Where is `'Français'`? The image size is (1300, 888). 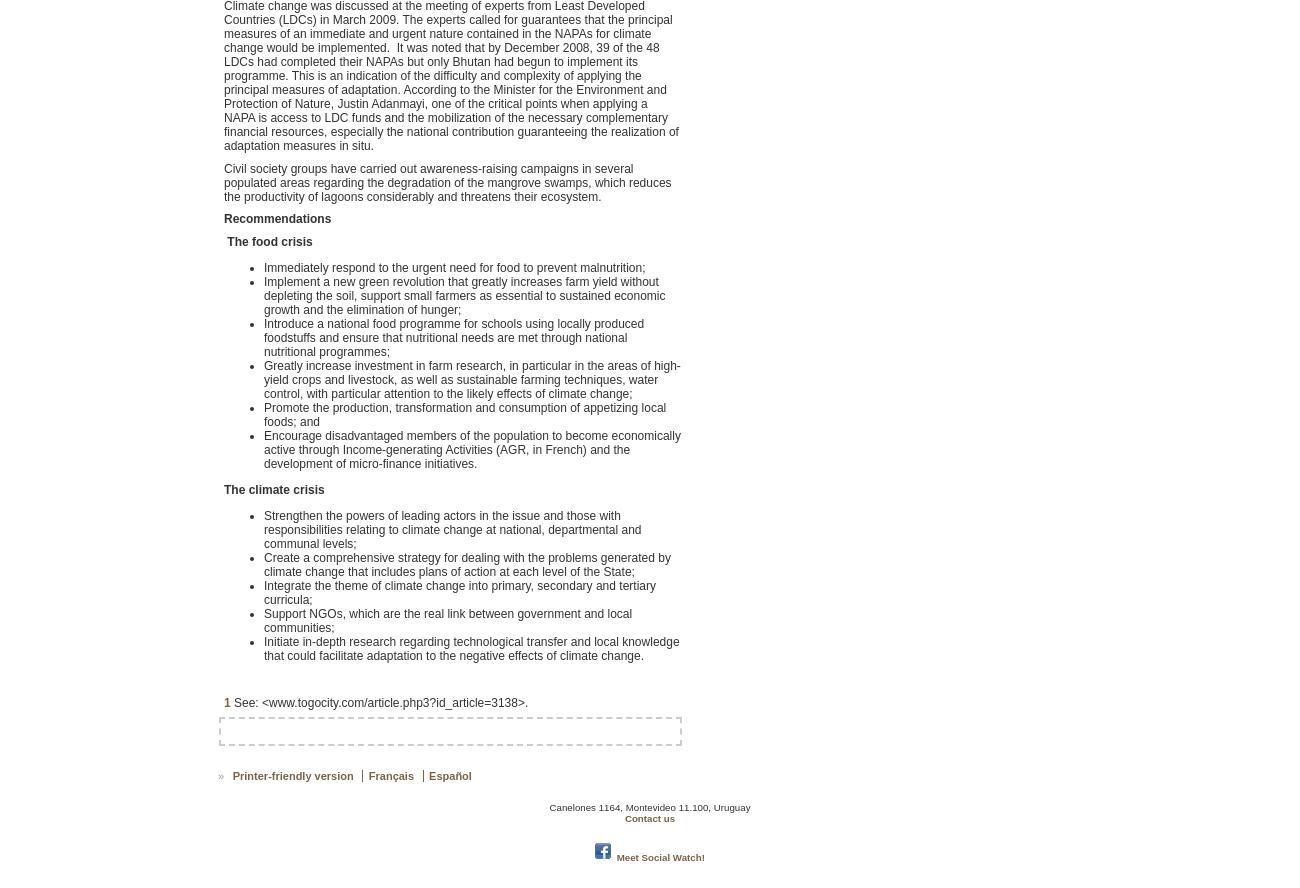 'Français' is located at coordinates (367, 773).